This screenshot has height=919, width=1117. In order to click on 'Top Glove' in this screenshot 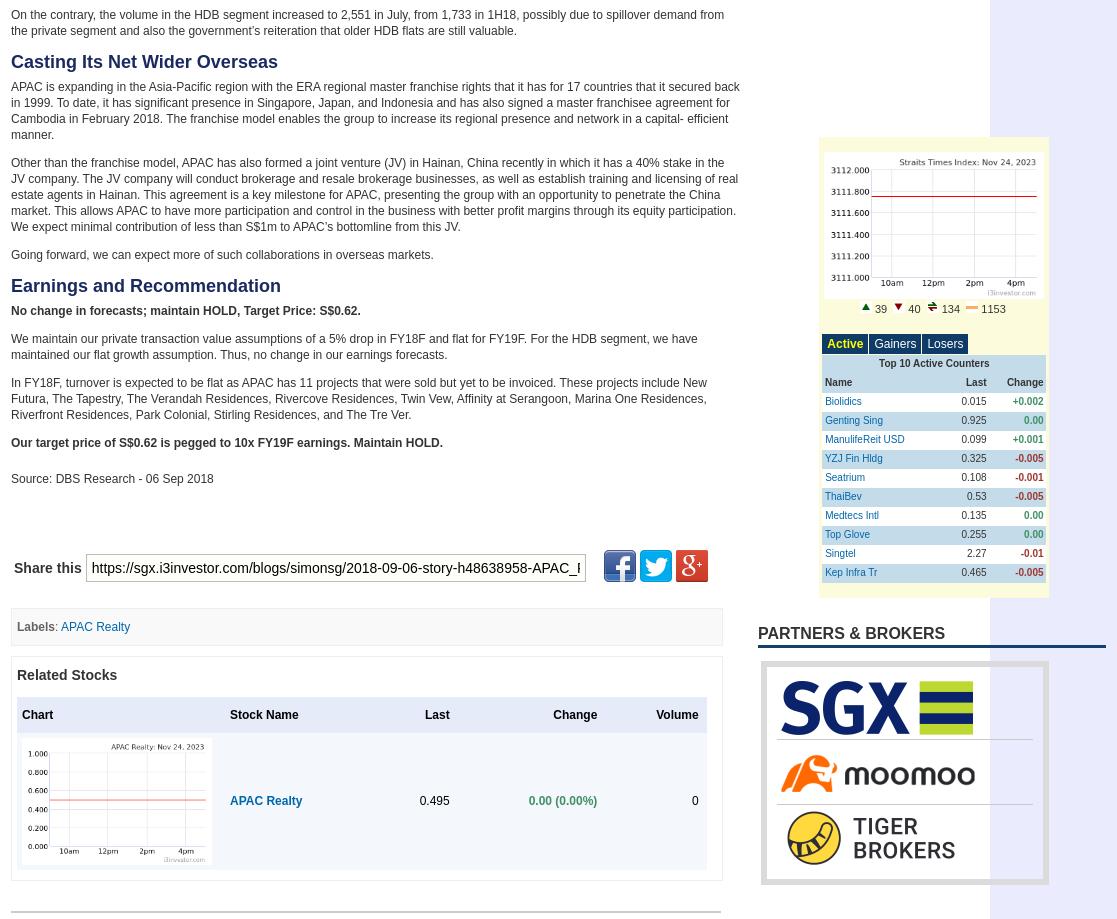, I will do `click(846, 532)`.